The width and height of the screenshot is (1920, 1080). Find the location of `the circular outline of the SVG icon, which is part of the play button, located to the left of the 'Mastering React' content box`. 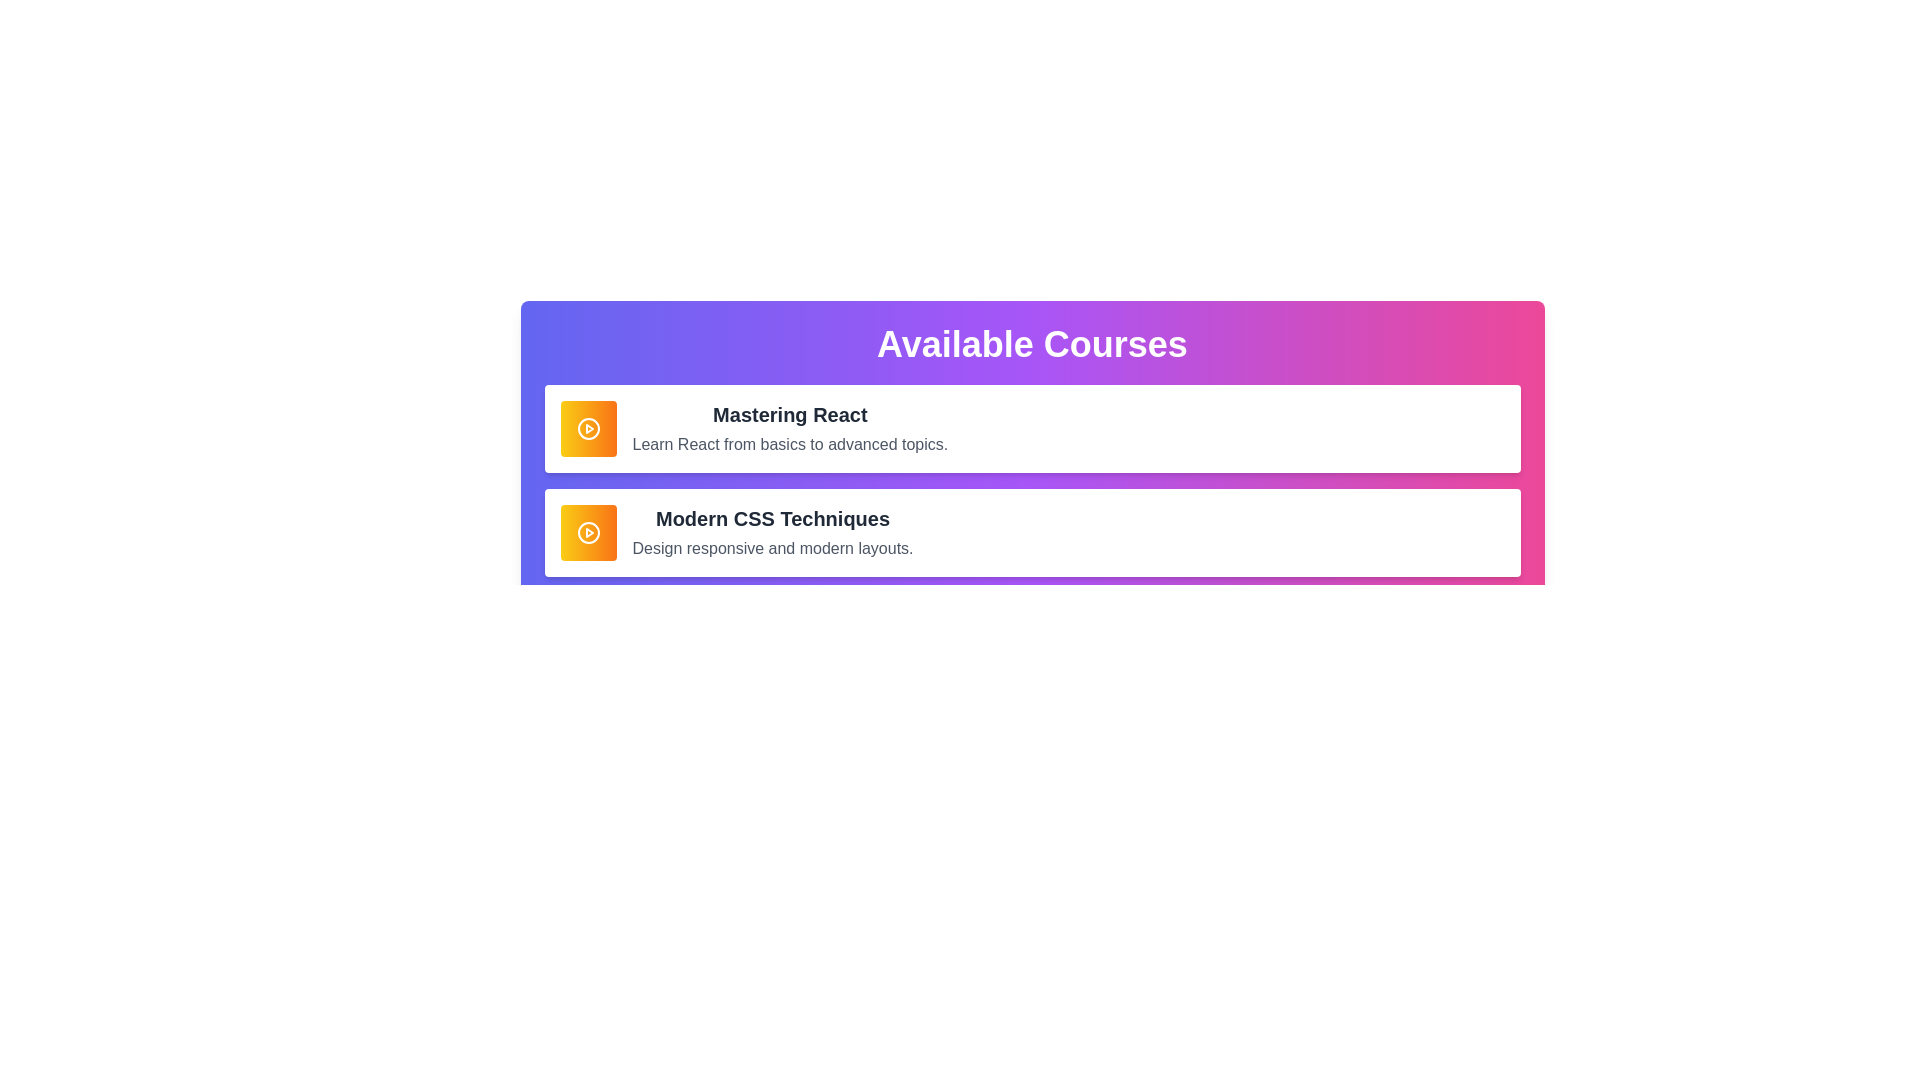

the circular outline of the SVG icon, which is part of the play button, located to the left of the 'Mastering React' content box is located at coordinates (587, 531).